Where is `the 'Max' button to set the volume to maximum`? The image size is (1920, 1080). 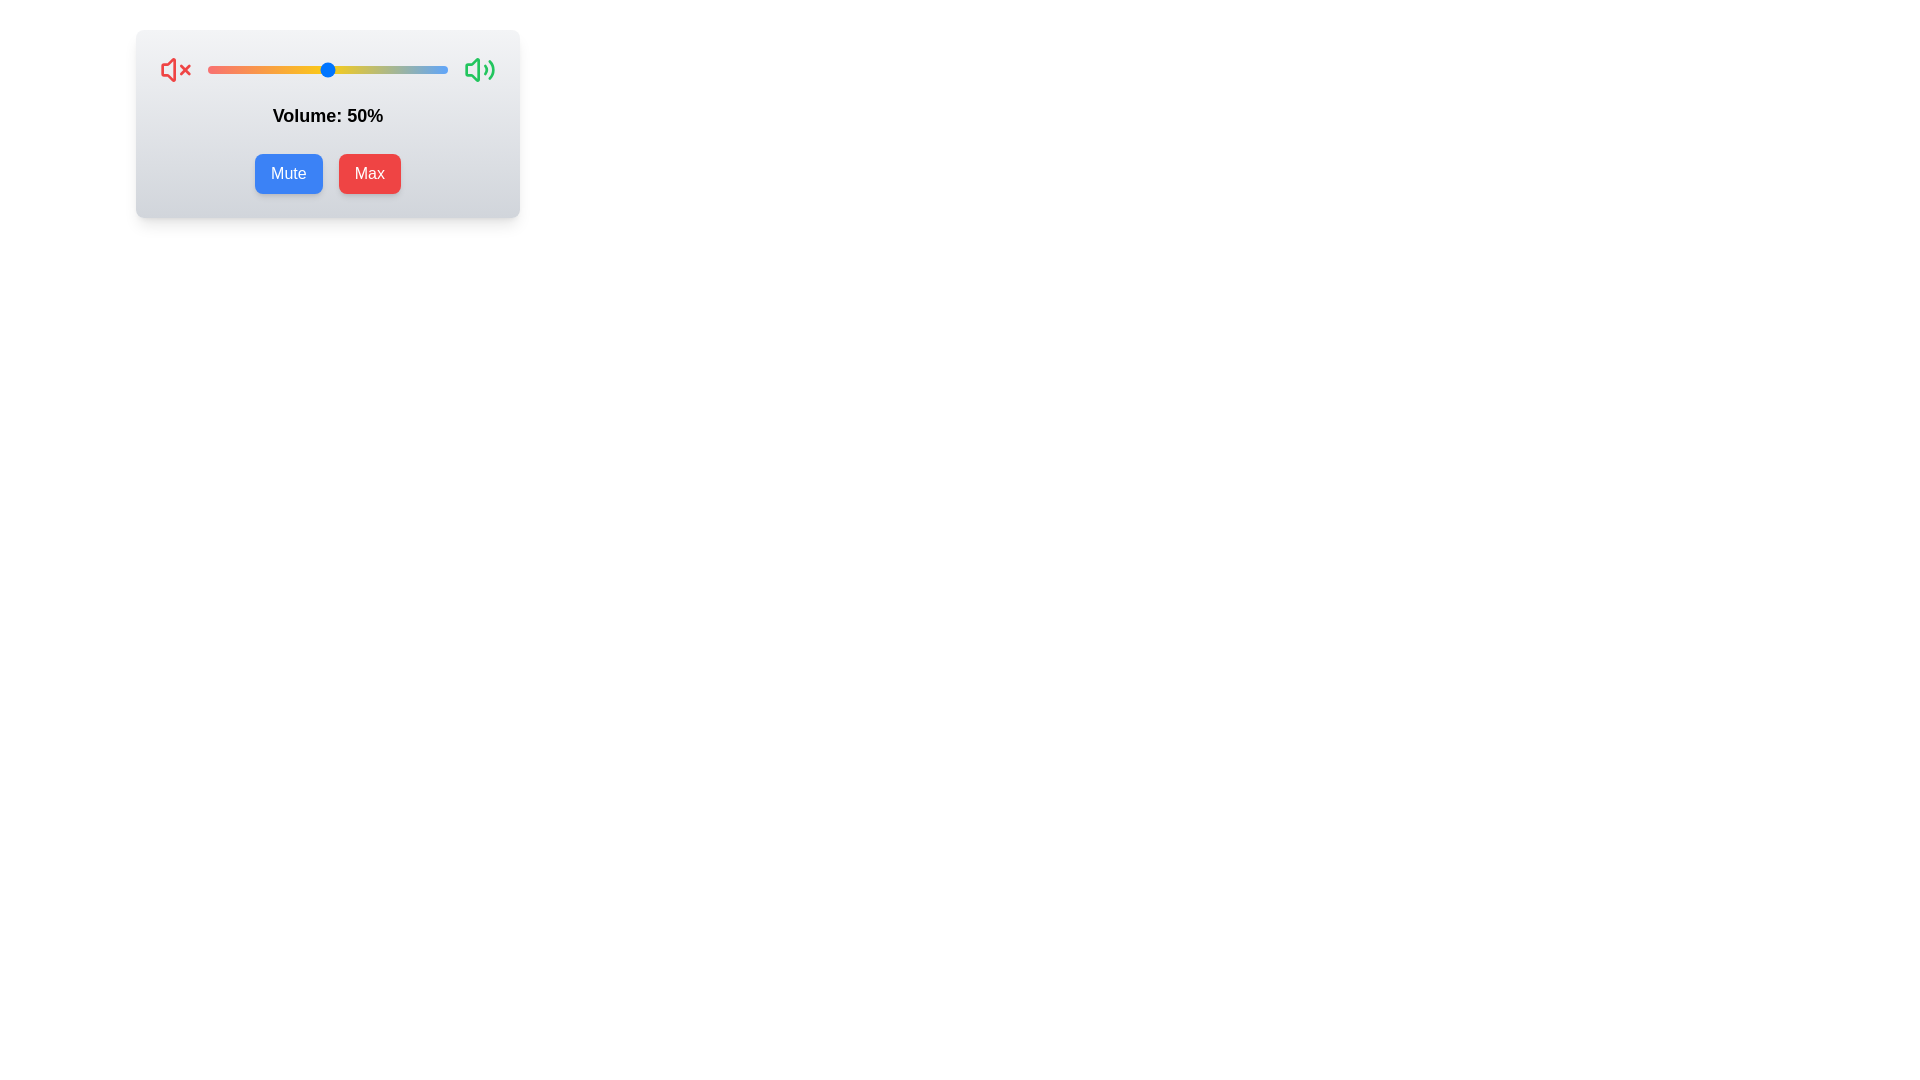 the 'Max' button to set the volume to maximum is located at coordinates (369, 172).